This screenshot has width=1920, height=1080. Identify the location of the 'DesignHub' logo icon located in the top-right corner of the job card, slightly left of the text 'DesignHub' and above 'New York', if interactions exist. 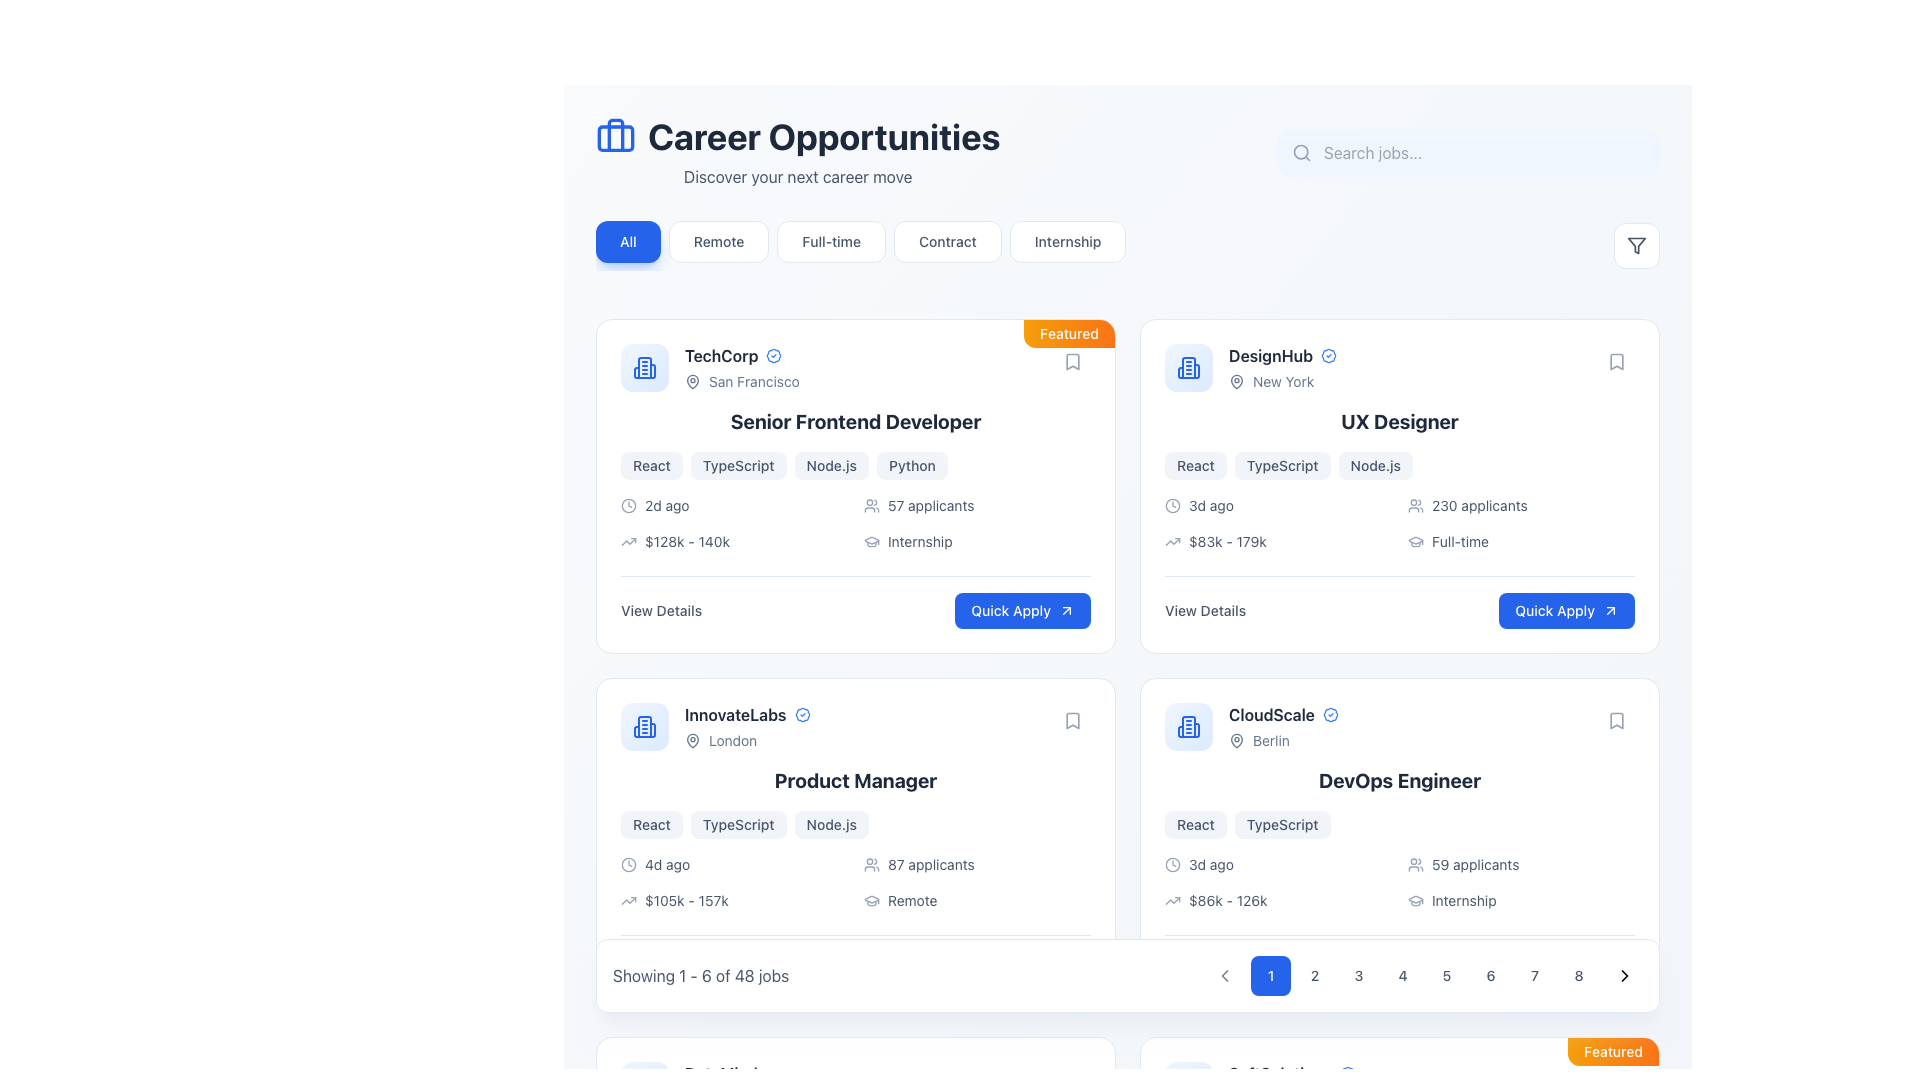
(1189, 367).